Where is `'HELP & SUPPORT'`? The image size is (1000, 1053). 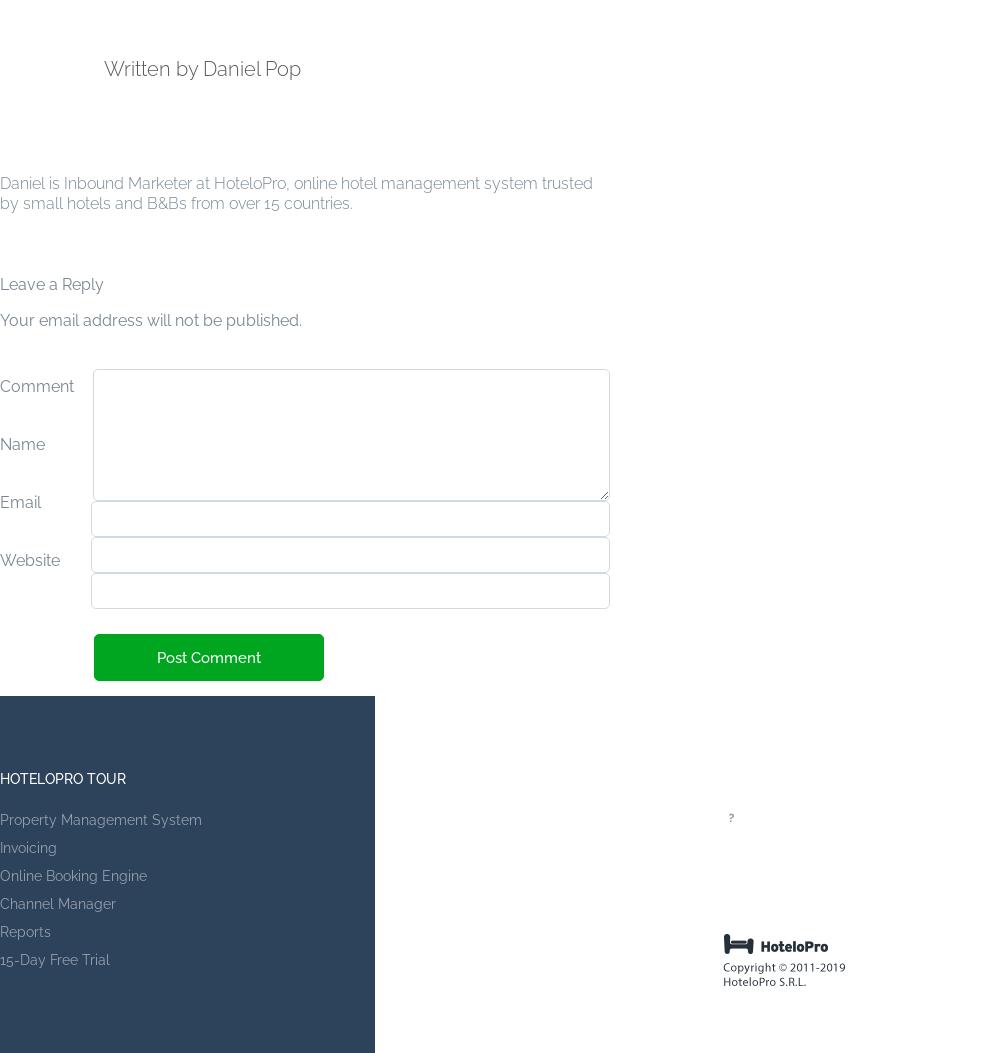
'HELP & SUPPORT' is located at coordinates (782, 779).